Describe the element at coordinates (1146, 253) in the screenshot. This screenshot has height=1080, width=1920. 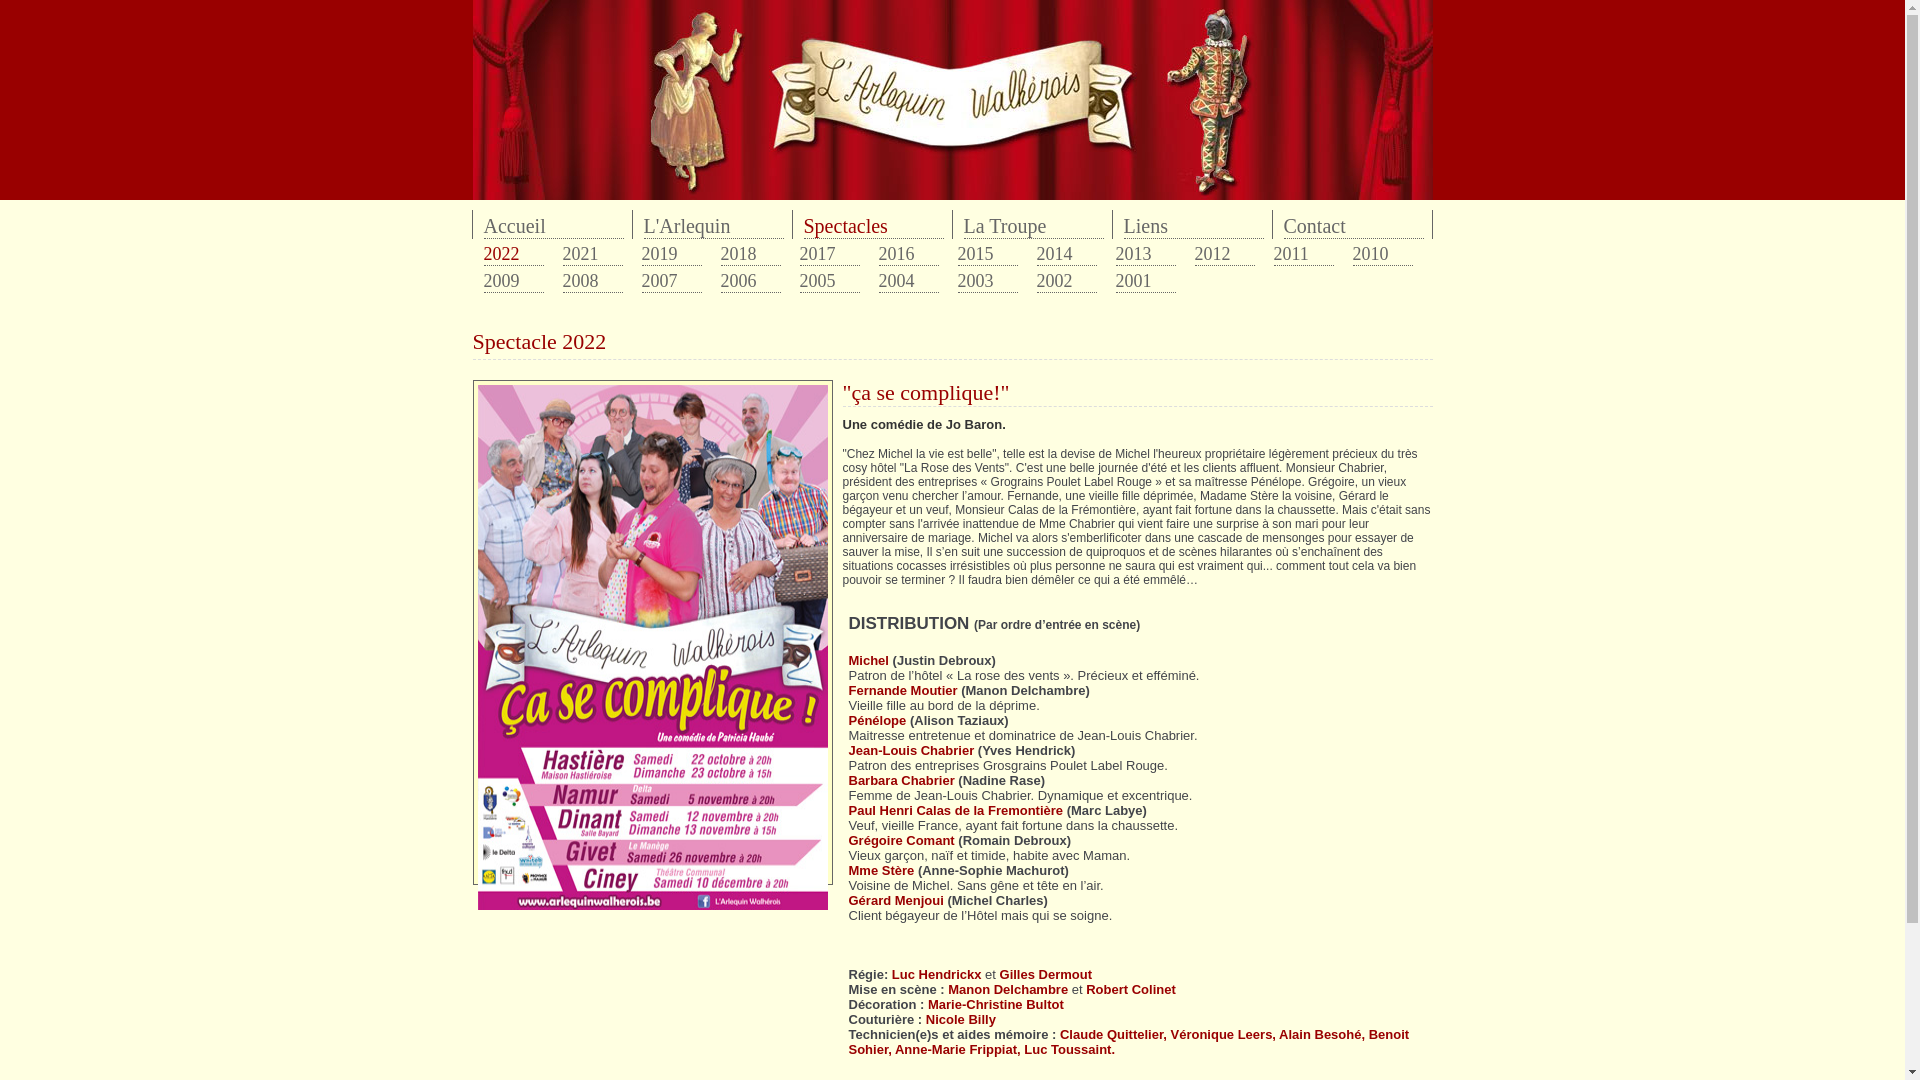
I see `'2013'` at that location.